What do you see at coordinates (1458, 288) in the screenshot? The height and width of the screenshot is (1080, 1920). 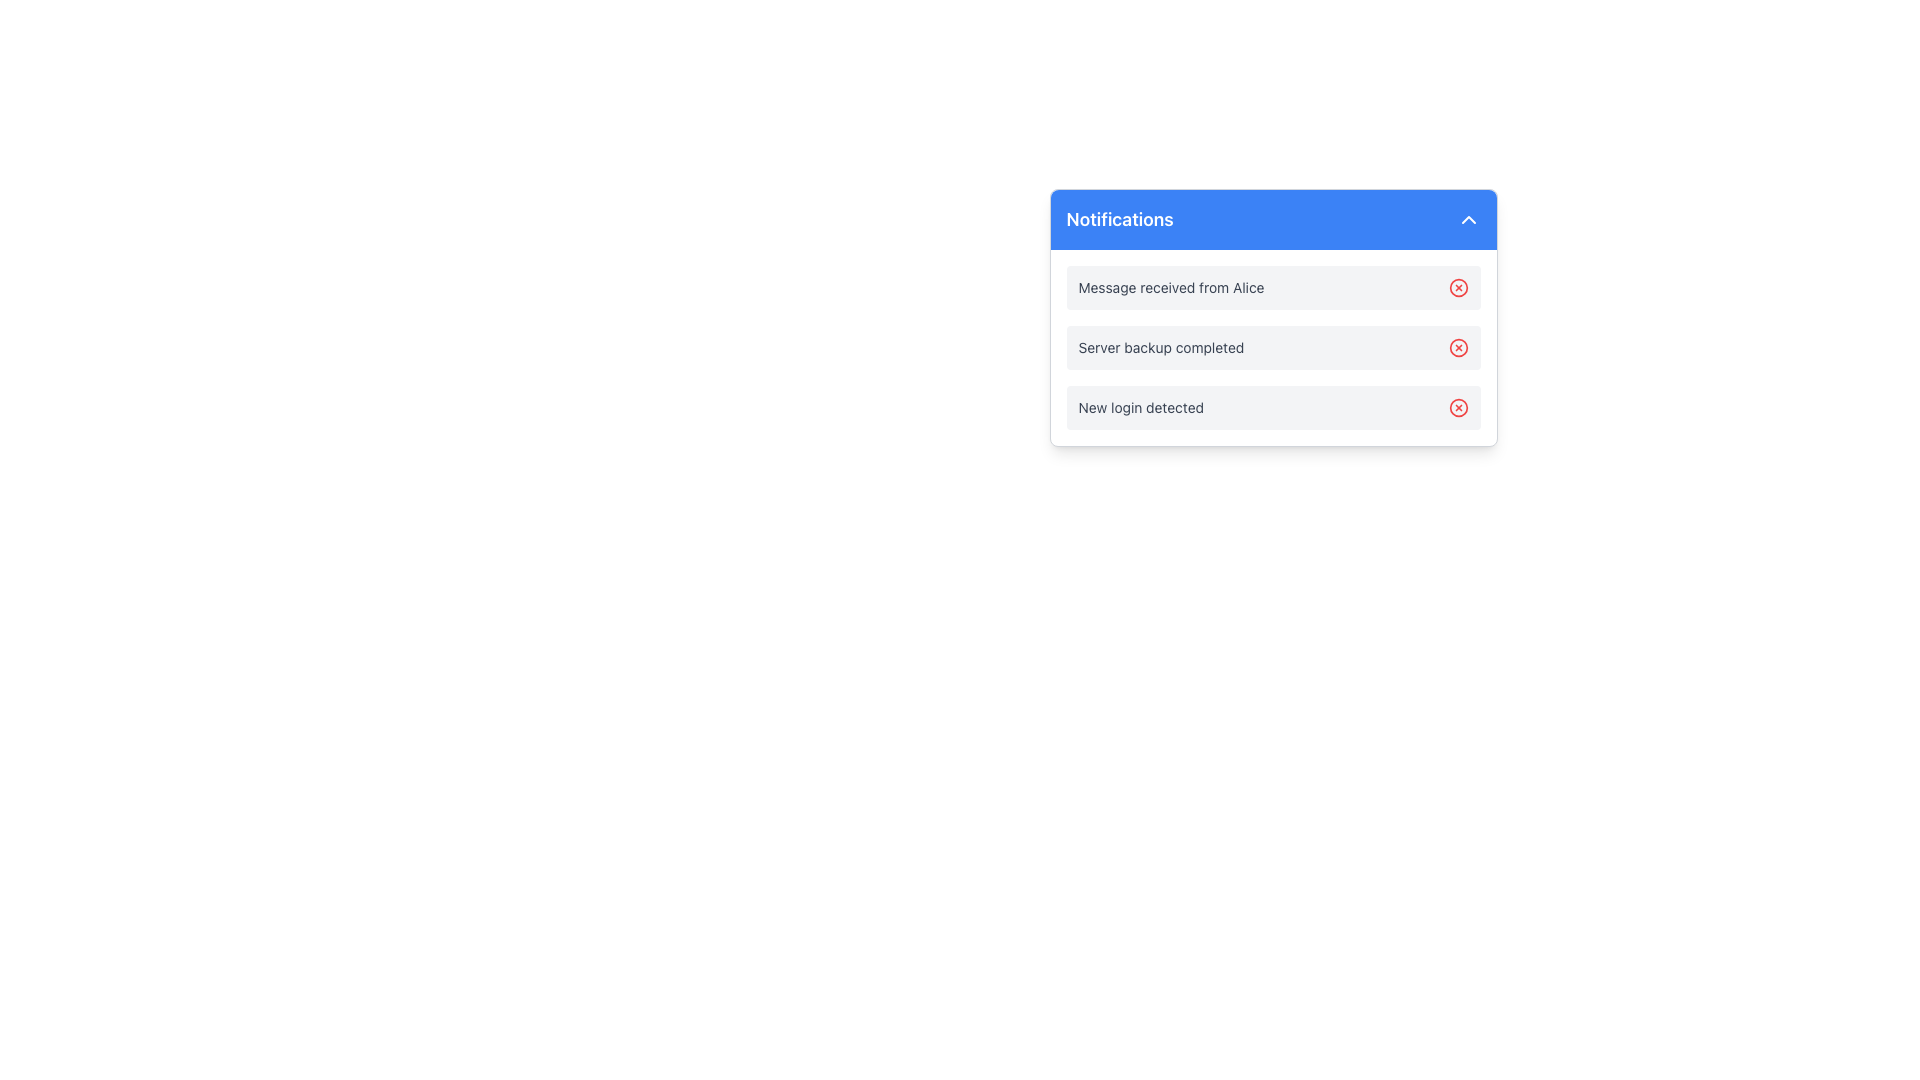 I see `the interactive button located at the far right of the 'Message received from Alice' notification` at bounding box center [1458, 288].